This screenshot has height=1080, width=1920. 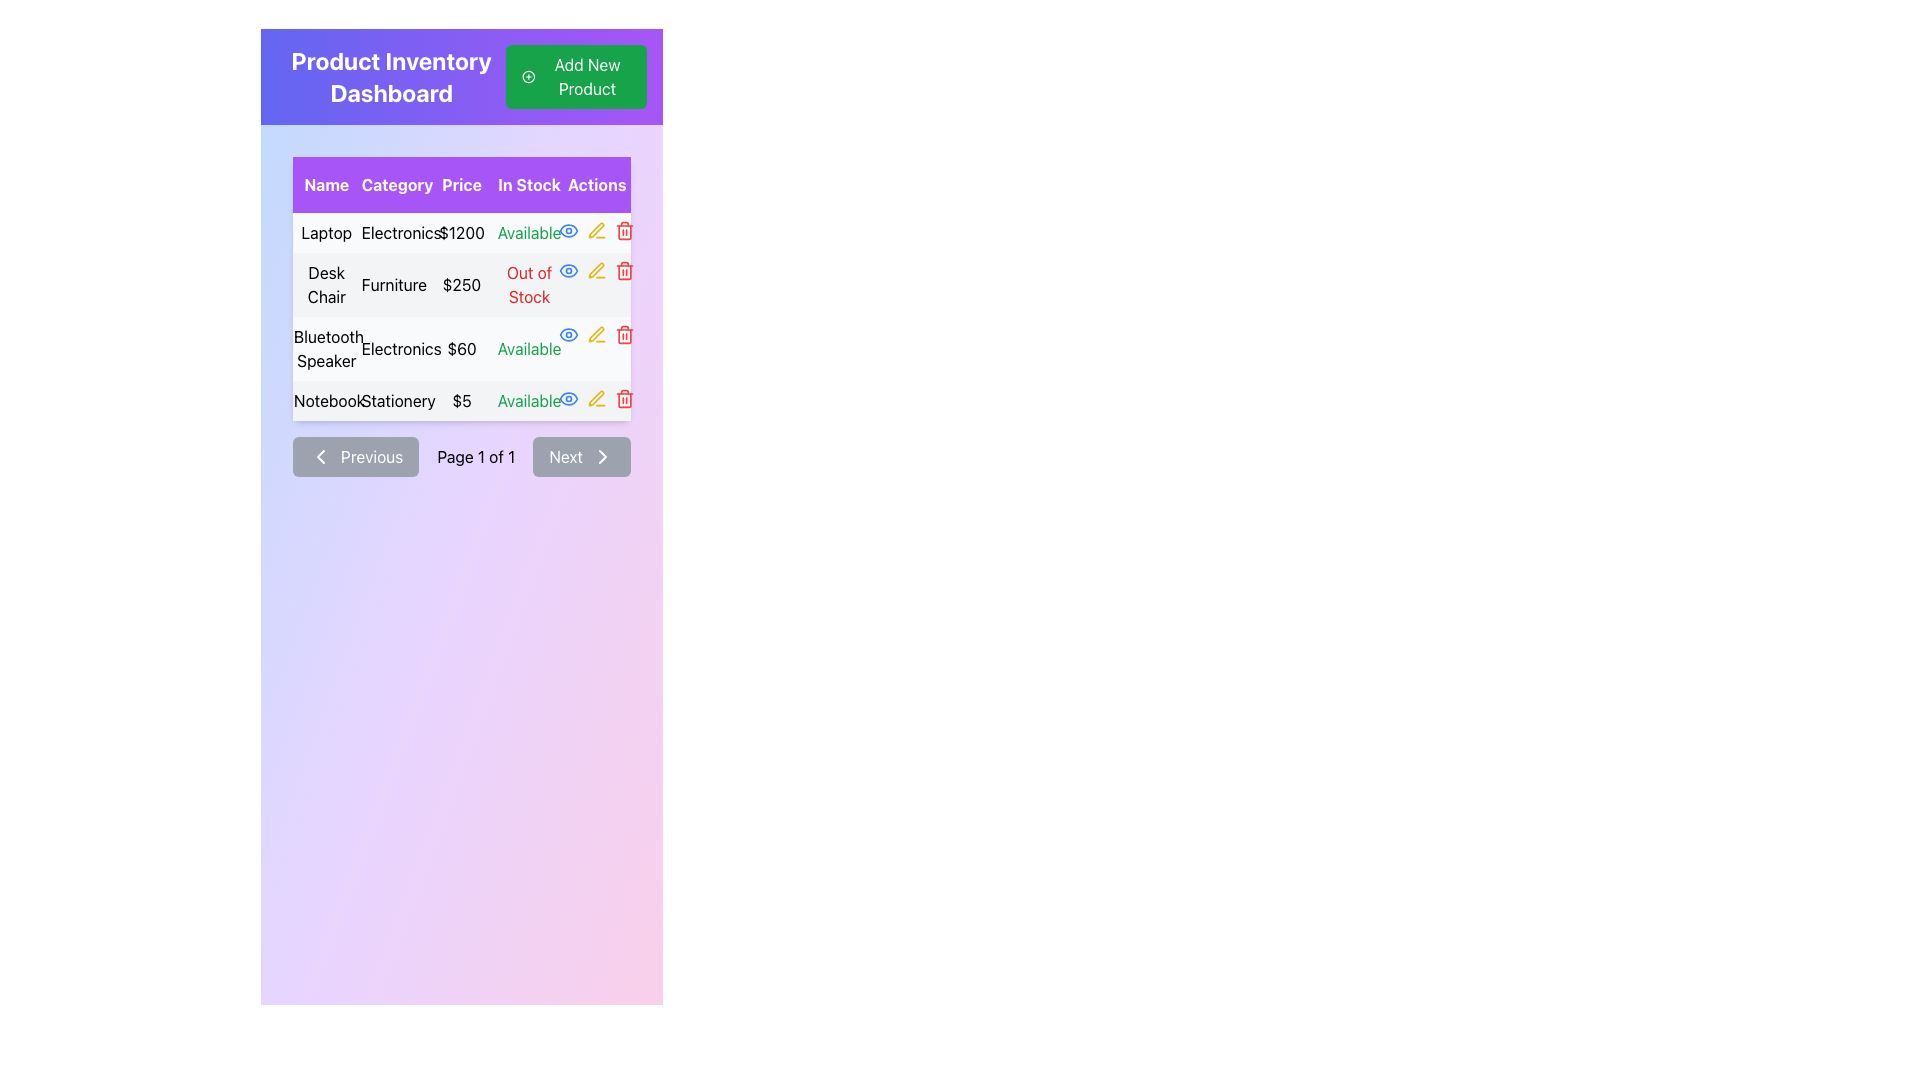 I want to click on the small blue eye-shaped icon button located in the 'Actions' column of the table for the first row labeled 'Laptop Electronics $1200 Available', so click(x=568, y=230).